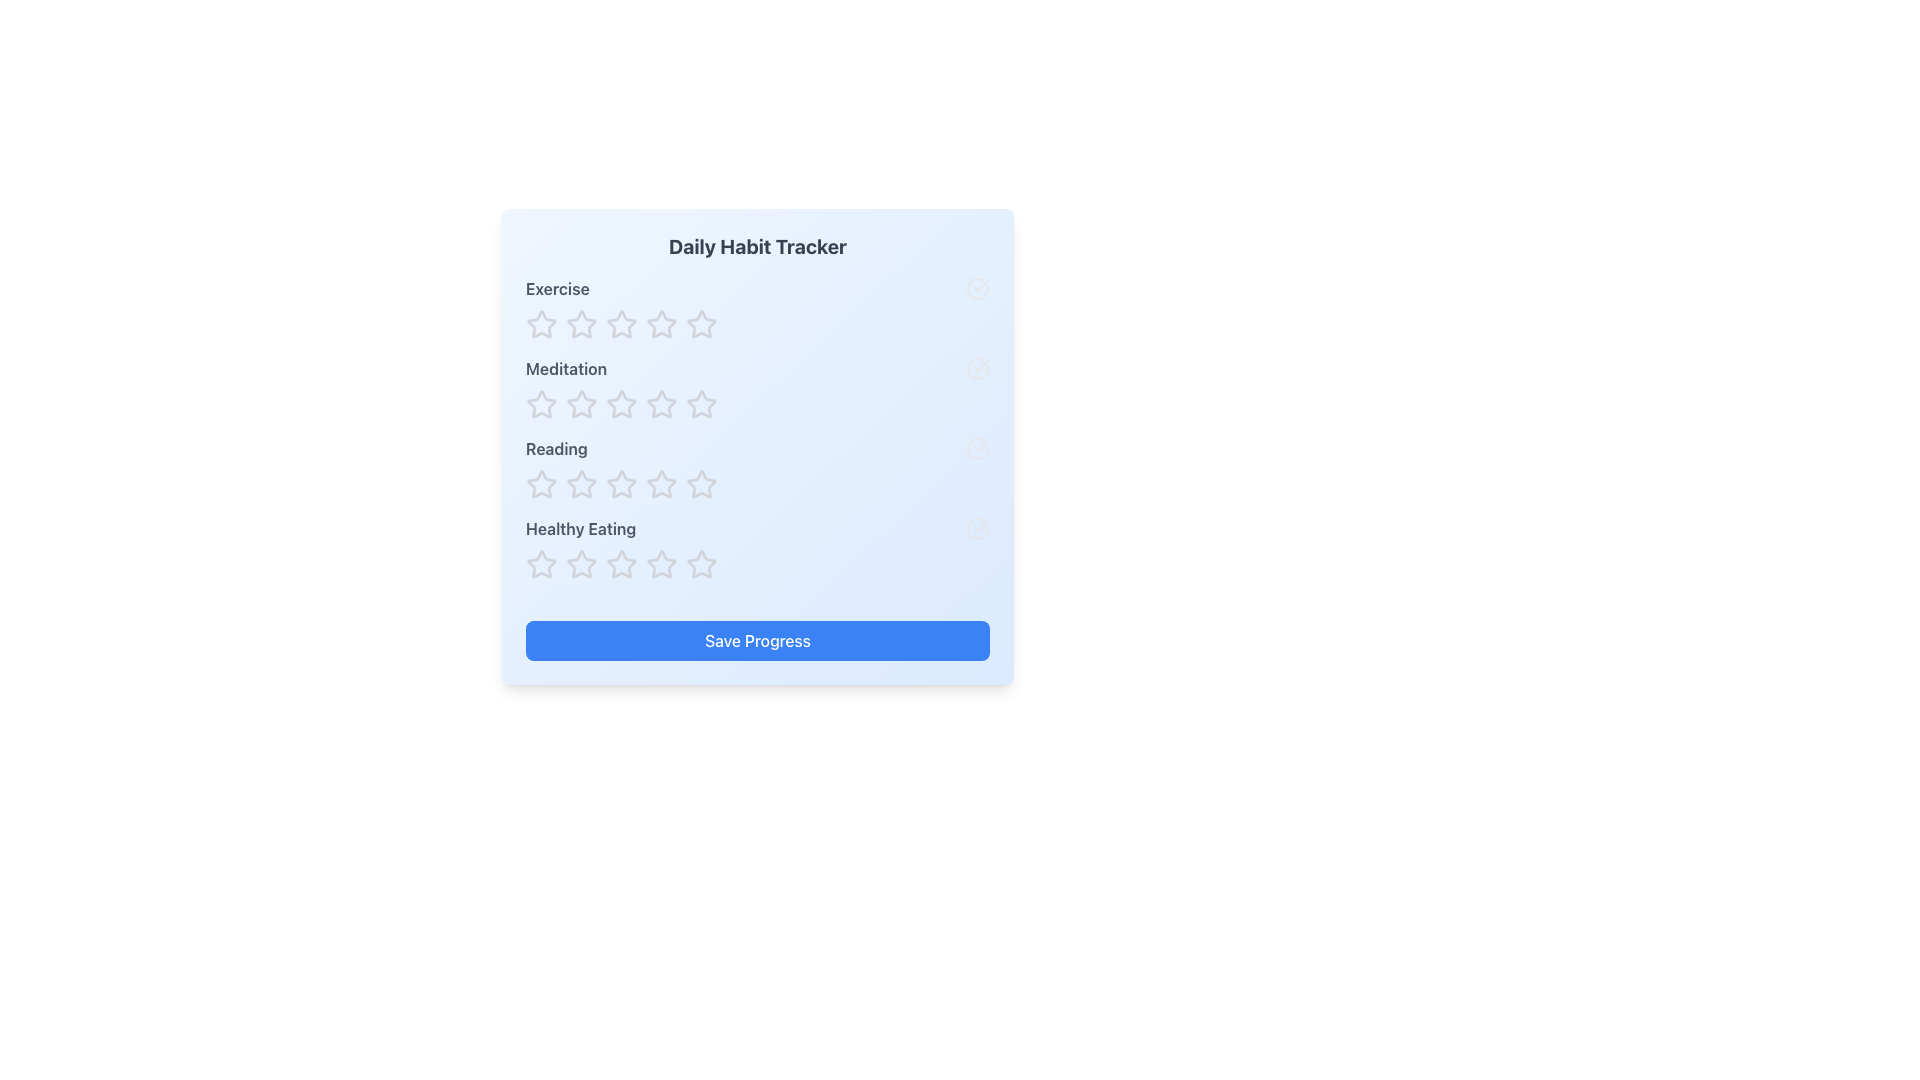 Image resolution: width=1920 pixels, height=1080 pixels. What do you see at coordinates (662, 564) in the screenshot?
I see `the fourth star icon in the rating component for 'Healthy Eating'` at bounding box center [662, 564].